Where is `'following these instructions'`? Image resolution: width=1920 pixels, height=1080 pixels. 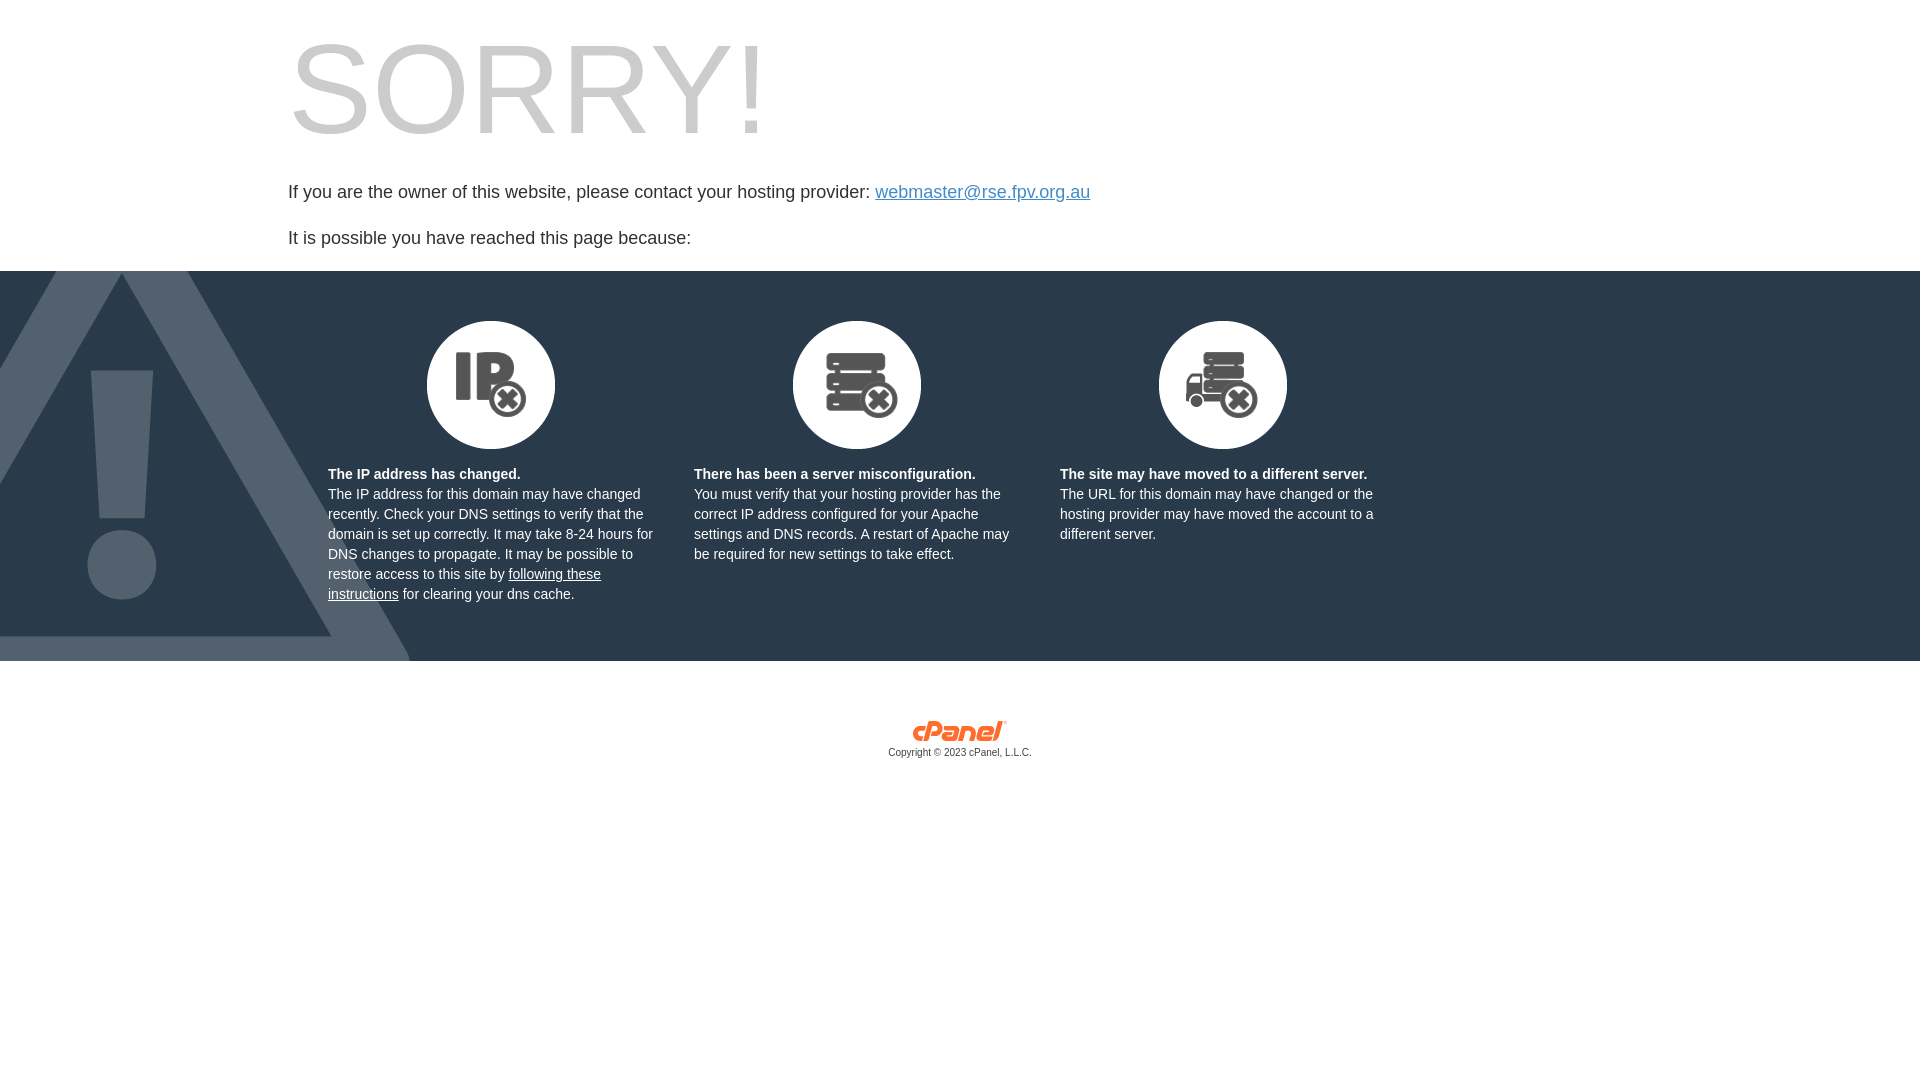 'following these instructions' is located at coordinates (463, 583).